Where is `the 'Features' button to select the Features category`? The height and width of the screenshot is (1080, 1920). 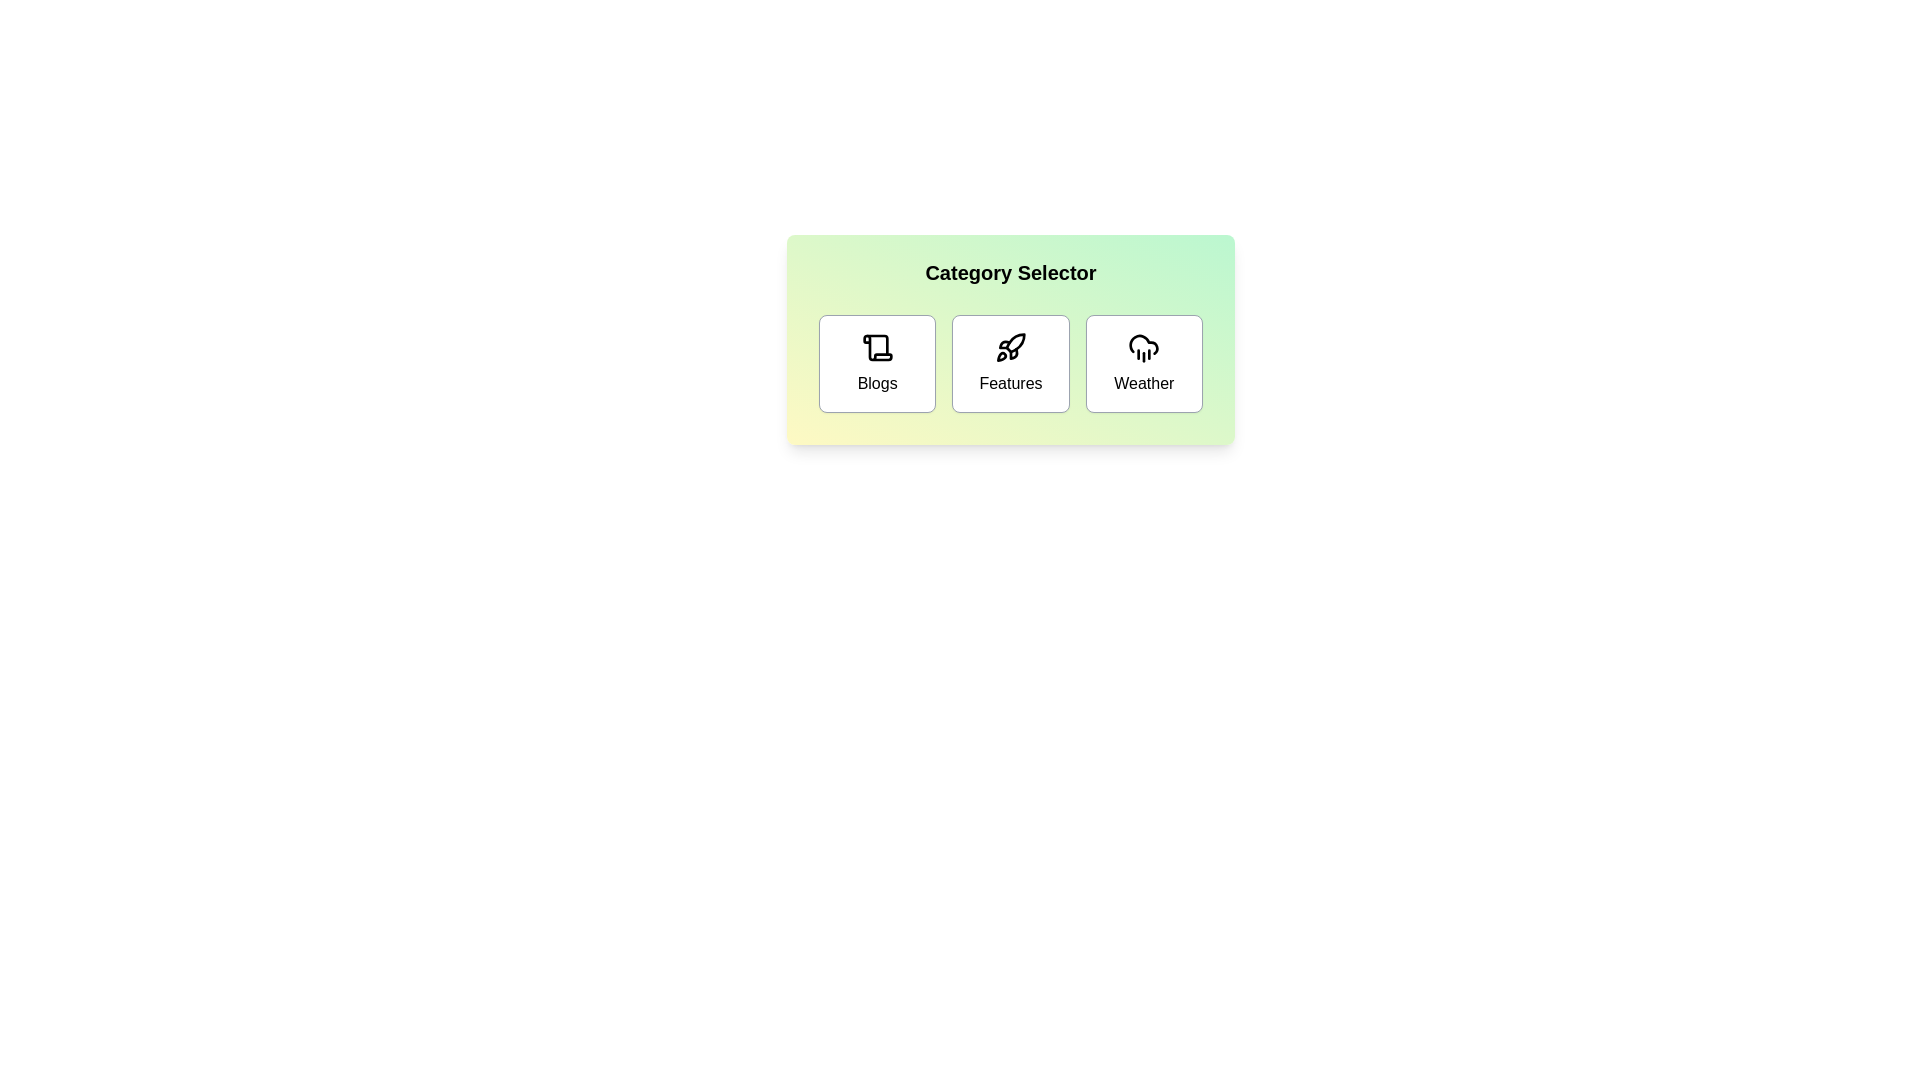 the 'Features' button to select the Features category is located at coordinates (1009, 363).